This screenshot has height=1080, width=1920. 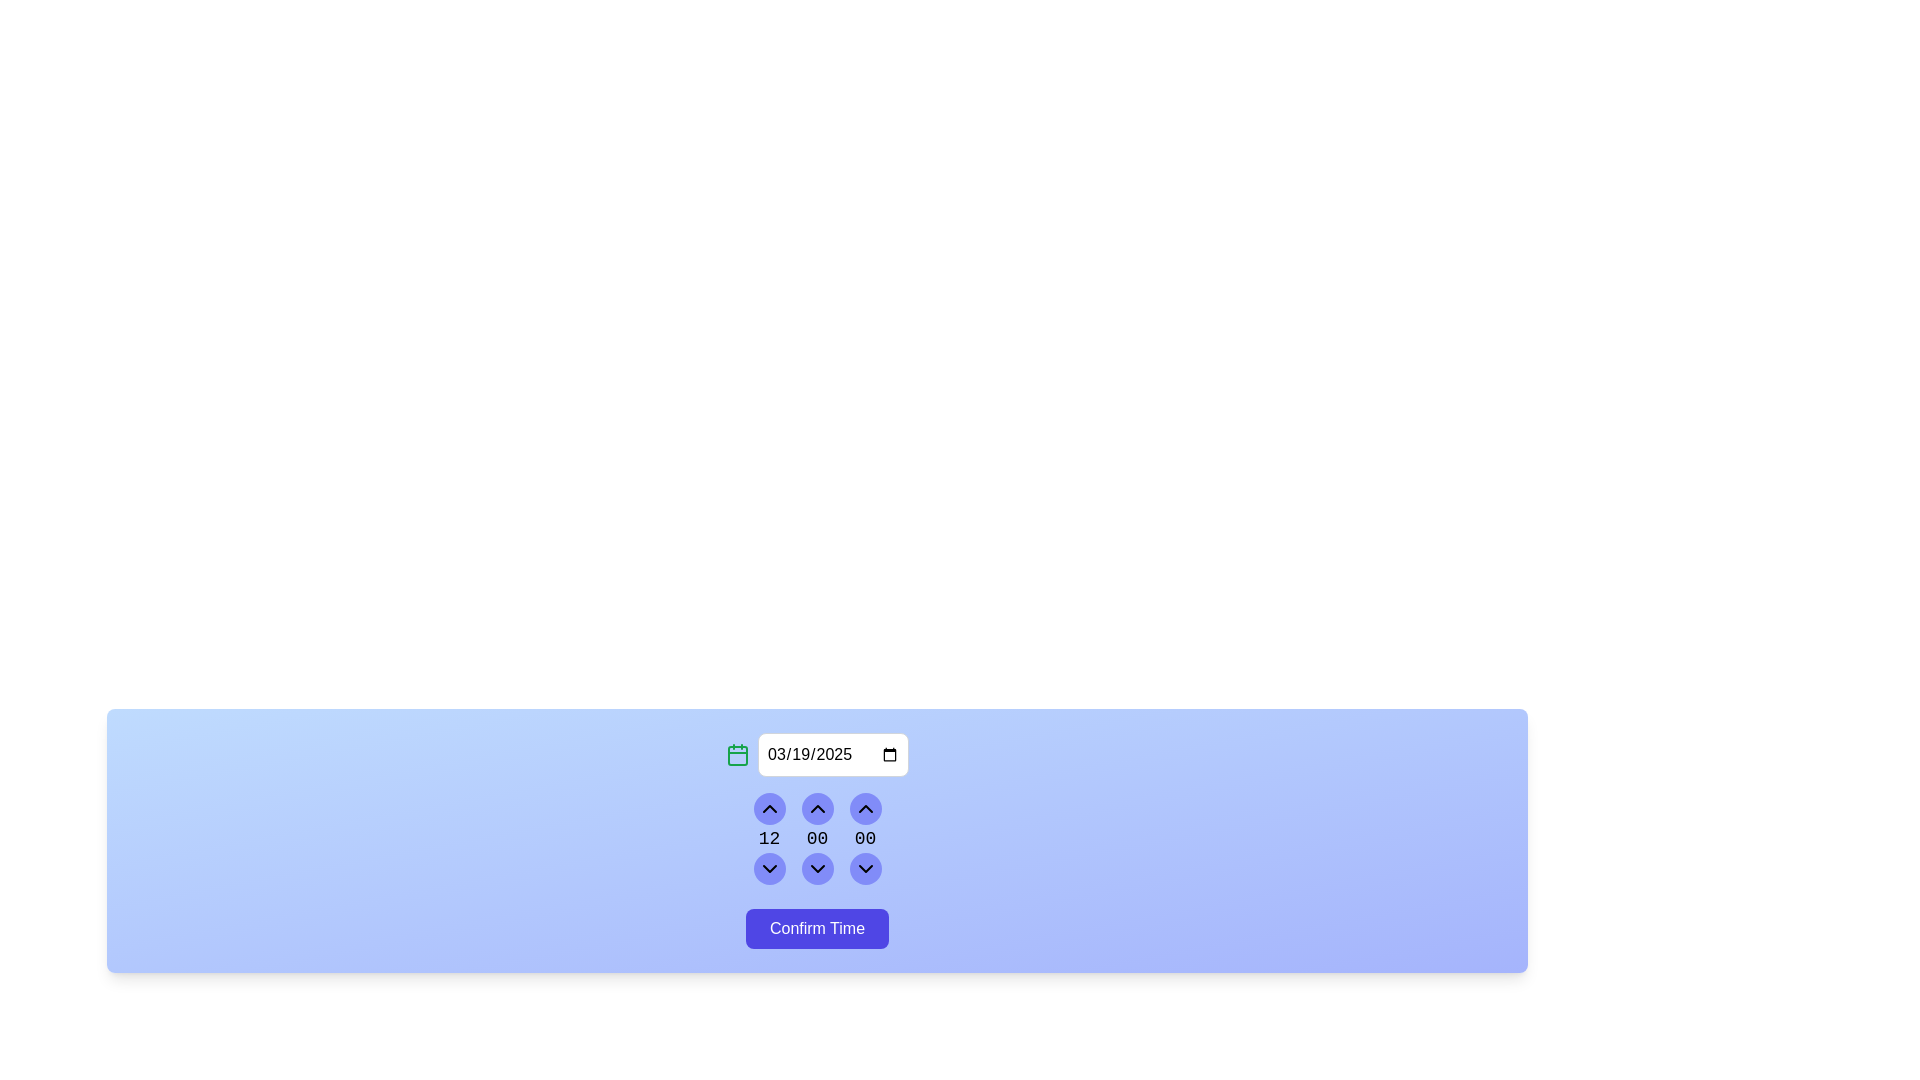 I want to click on the digital clock component displaying two zeros, which is styled in a mono font and located between two arrow buttons, so click(x=865, y=839).